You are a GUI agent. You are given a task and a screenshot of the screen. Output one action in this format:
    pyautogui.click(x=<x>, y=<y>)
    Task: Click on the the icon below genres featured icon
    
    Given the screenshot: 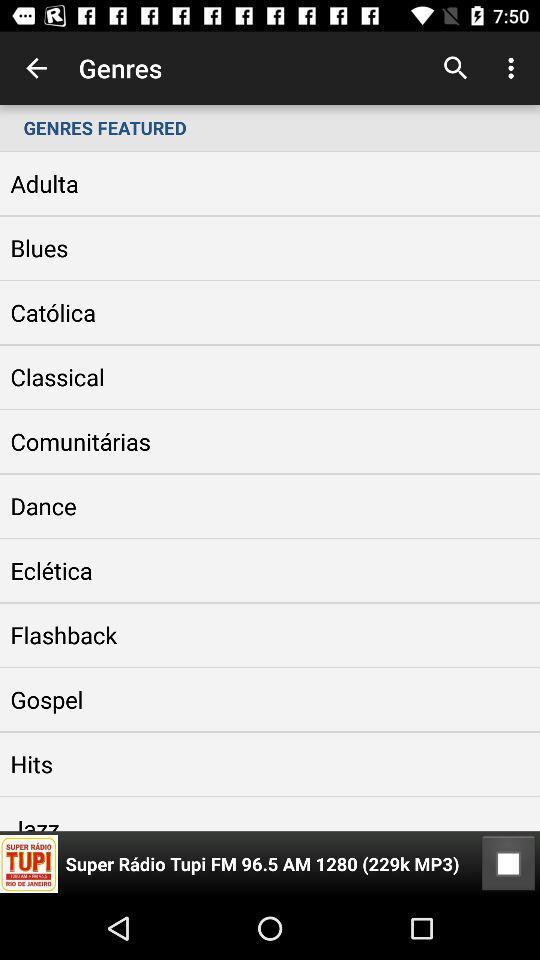 What is the action you would take?
    pyautogui.click(x=508, y=863)
    